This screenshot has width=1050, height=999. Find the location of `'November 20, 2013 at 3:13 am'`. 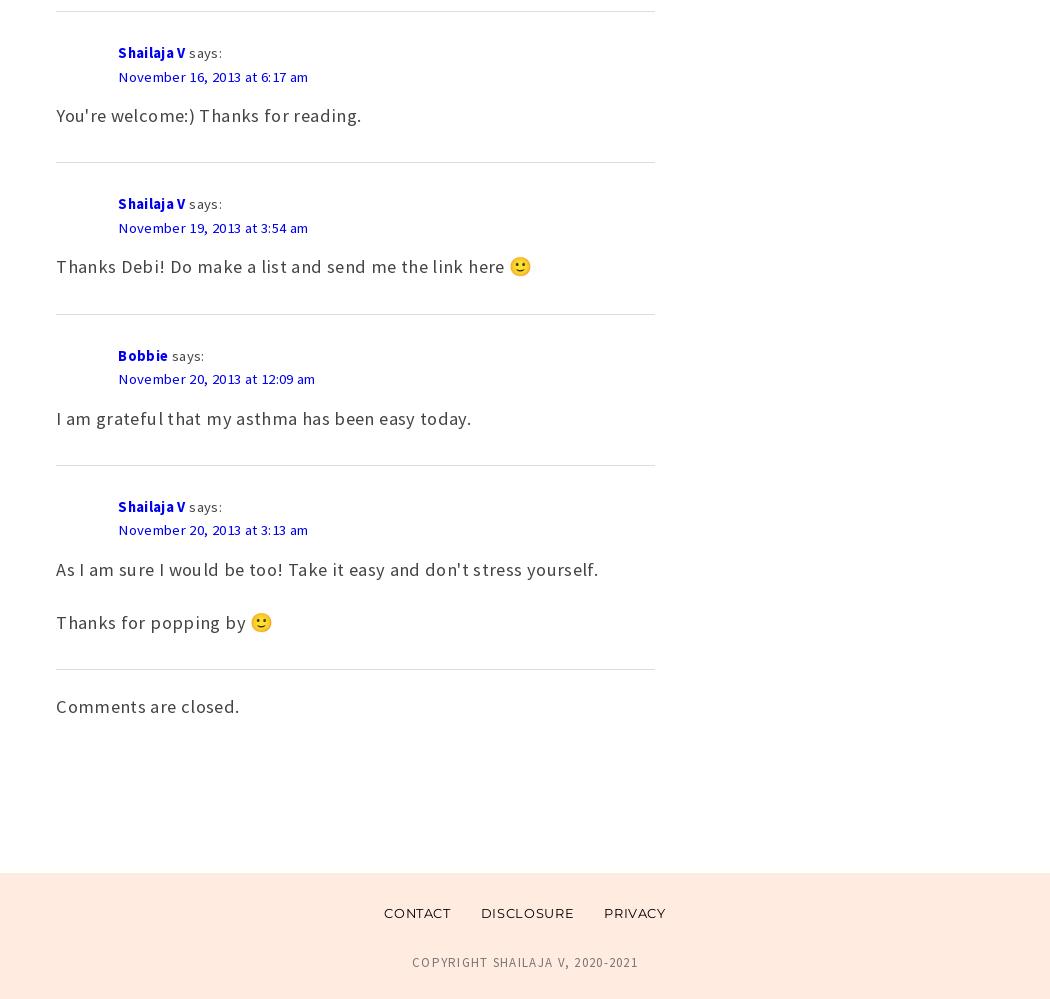

'November 20, 2013 at 3:13 am' is located at coordinates (212, 528).